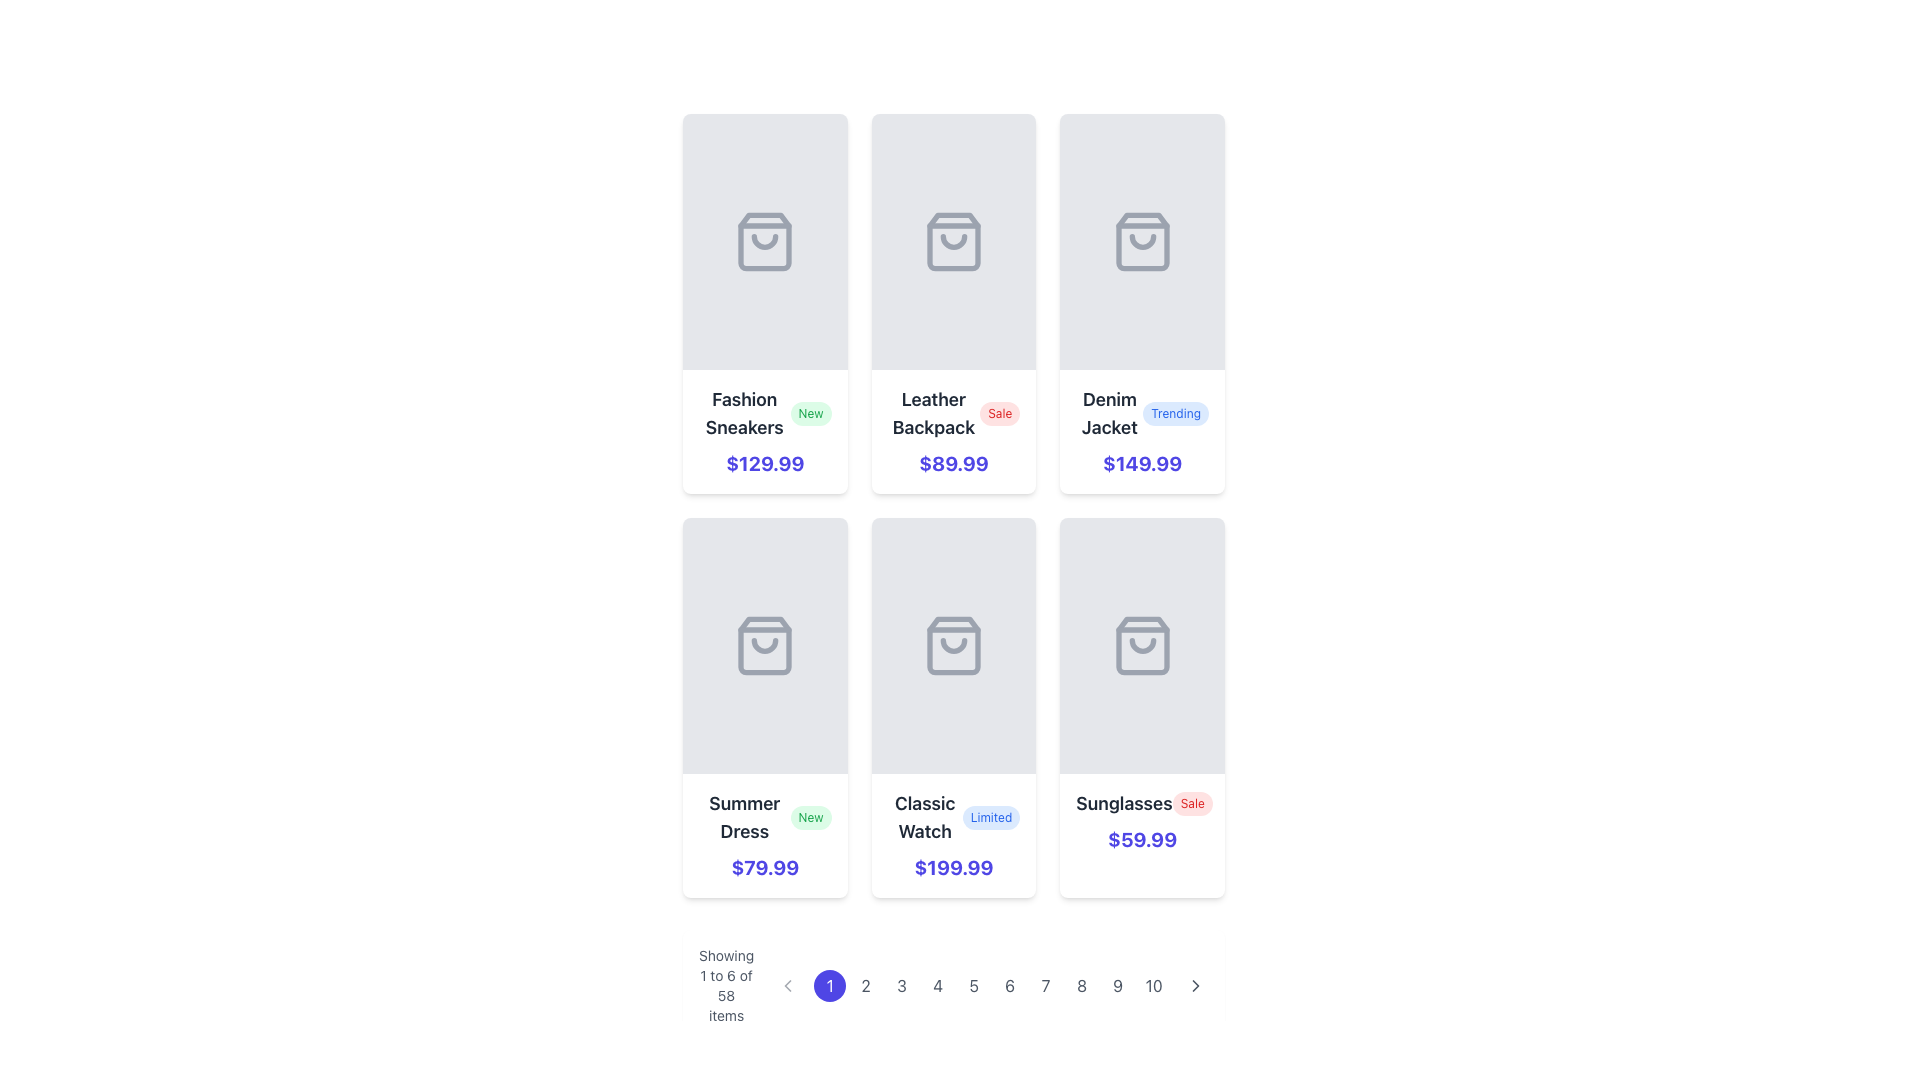 The image size is (1920, 1080). I want to click on text content of the 'Classic Watch' text label, which is prominently displayed in bold dark gray font within a white background, located in the second row and third column of the grid layout, so click(924, 817).